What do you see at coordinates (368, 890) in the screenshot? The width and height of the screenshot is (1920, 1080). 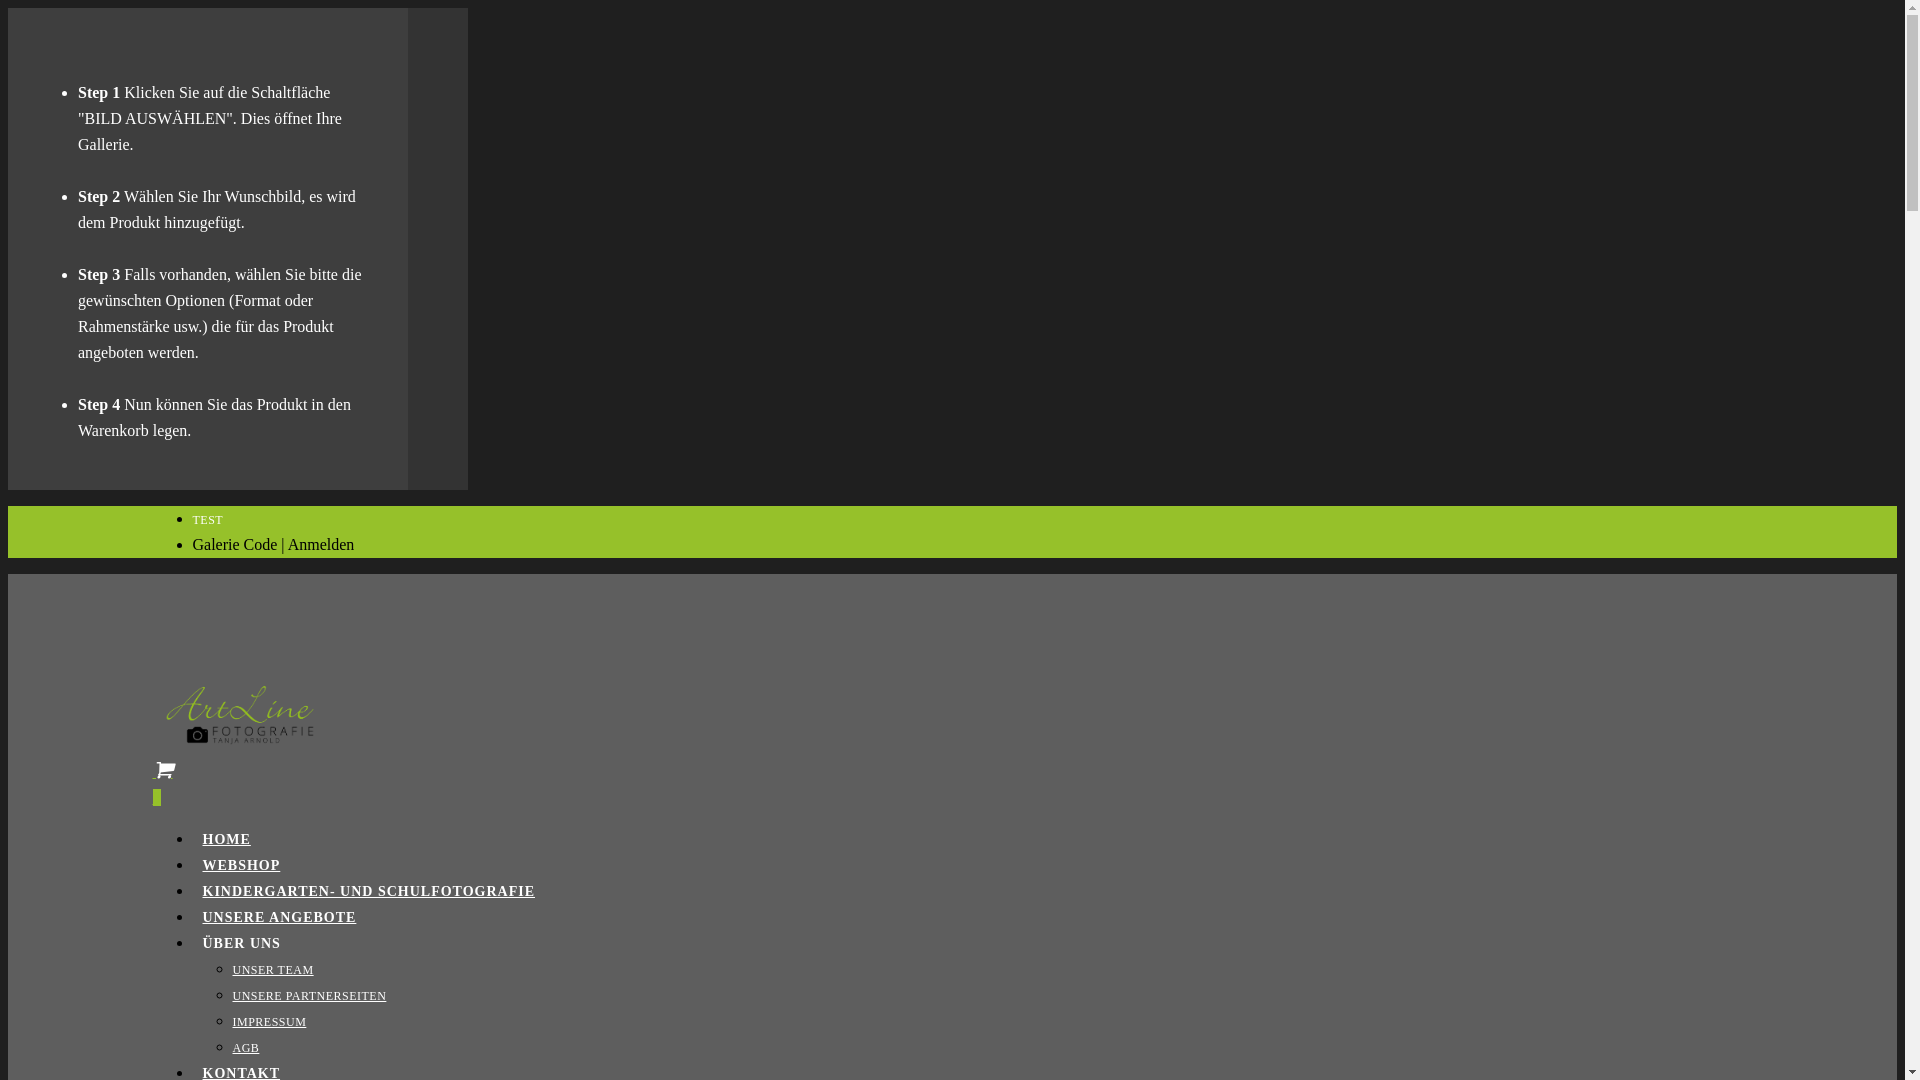 I see `'KINDERGARTEN- UND SCHULFOTOGRAFIE'` at bounding box center [368, 890].